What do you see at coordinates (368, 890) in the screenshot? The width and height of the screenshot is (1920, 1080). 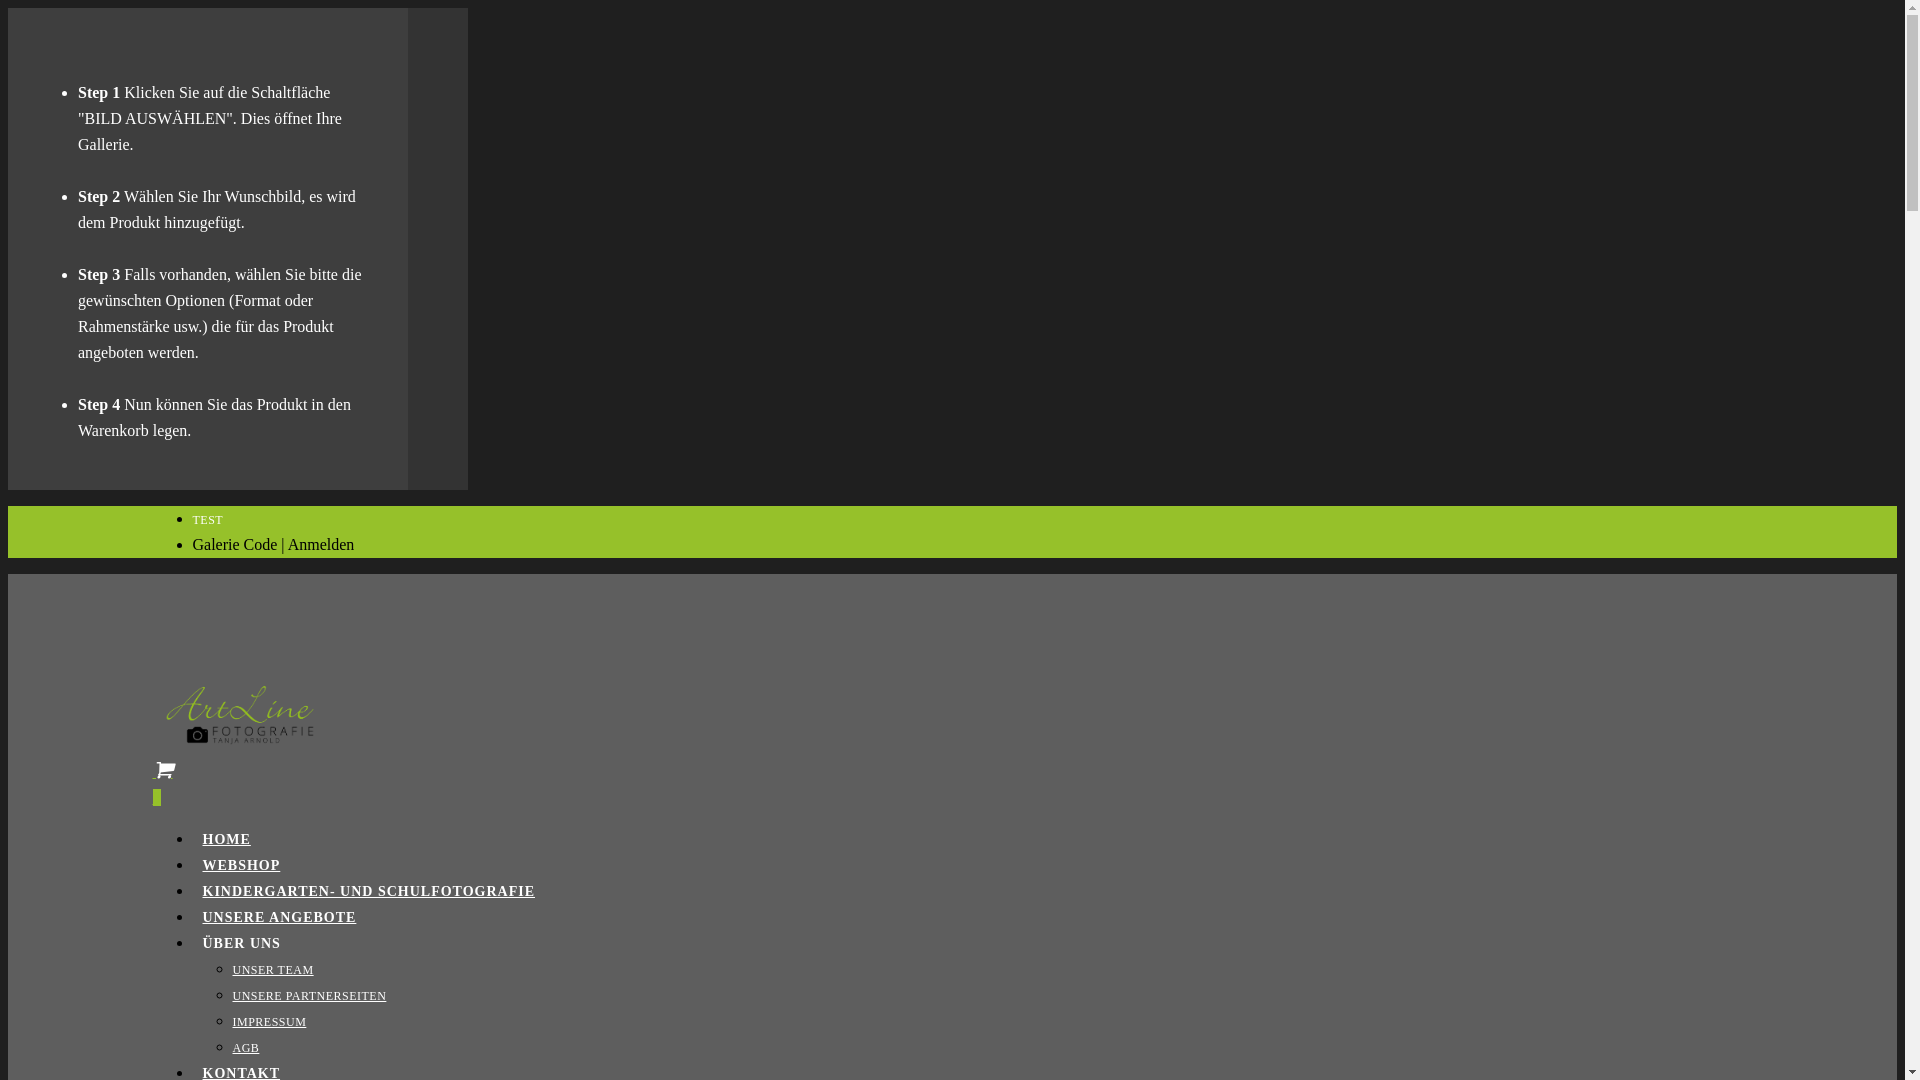 I see `'KINDERGARTEN- UND SCHULFOTOGRAFIE'` at bounding box center [368, 890].